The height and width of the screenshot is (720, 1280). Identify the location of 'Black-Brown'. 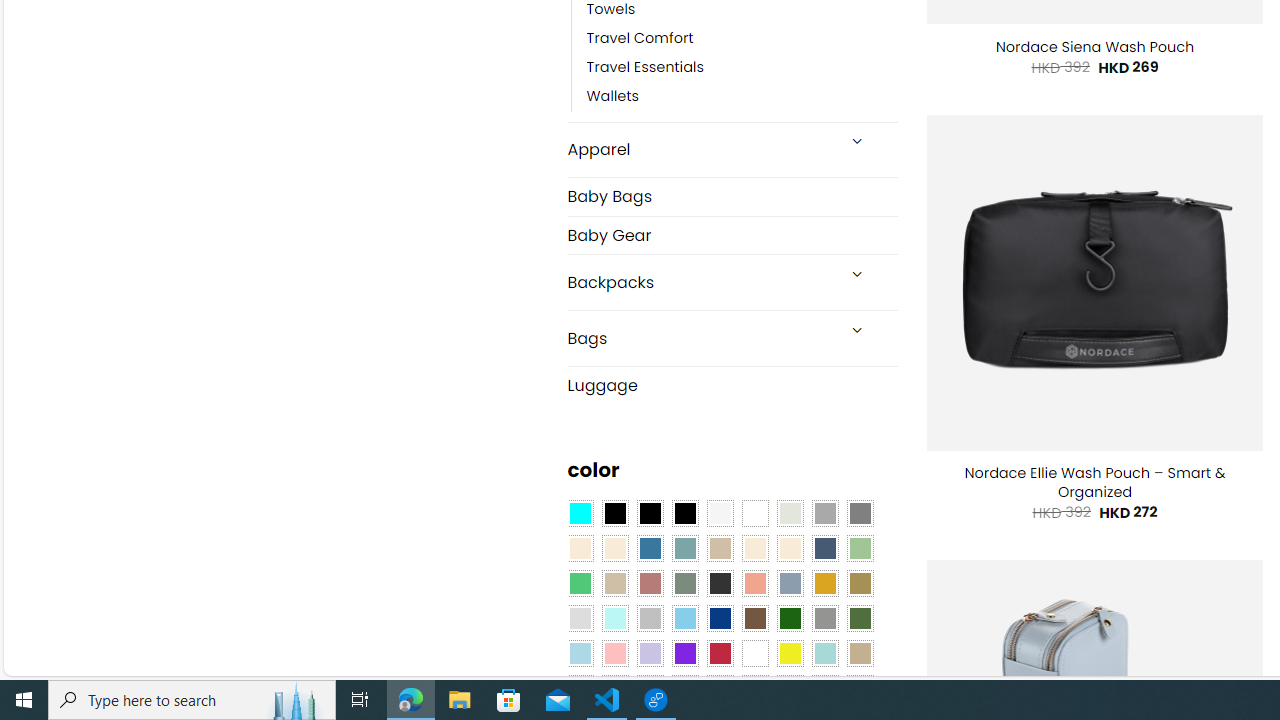
(684, 513).